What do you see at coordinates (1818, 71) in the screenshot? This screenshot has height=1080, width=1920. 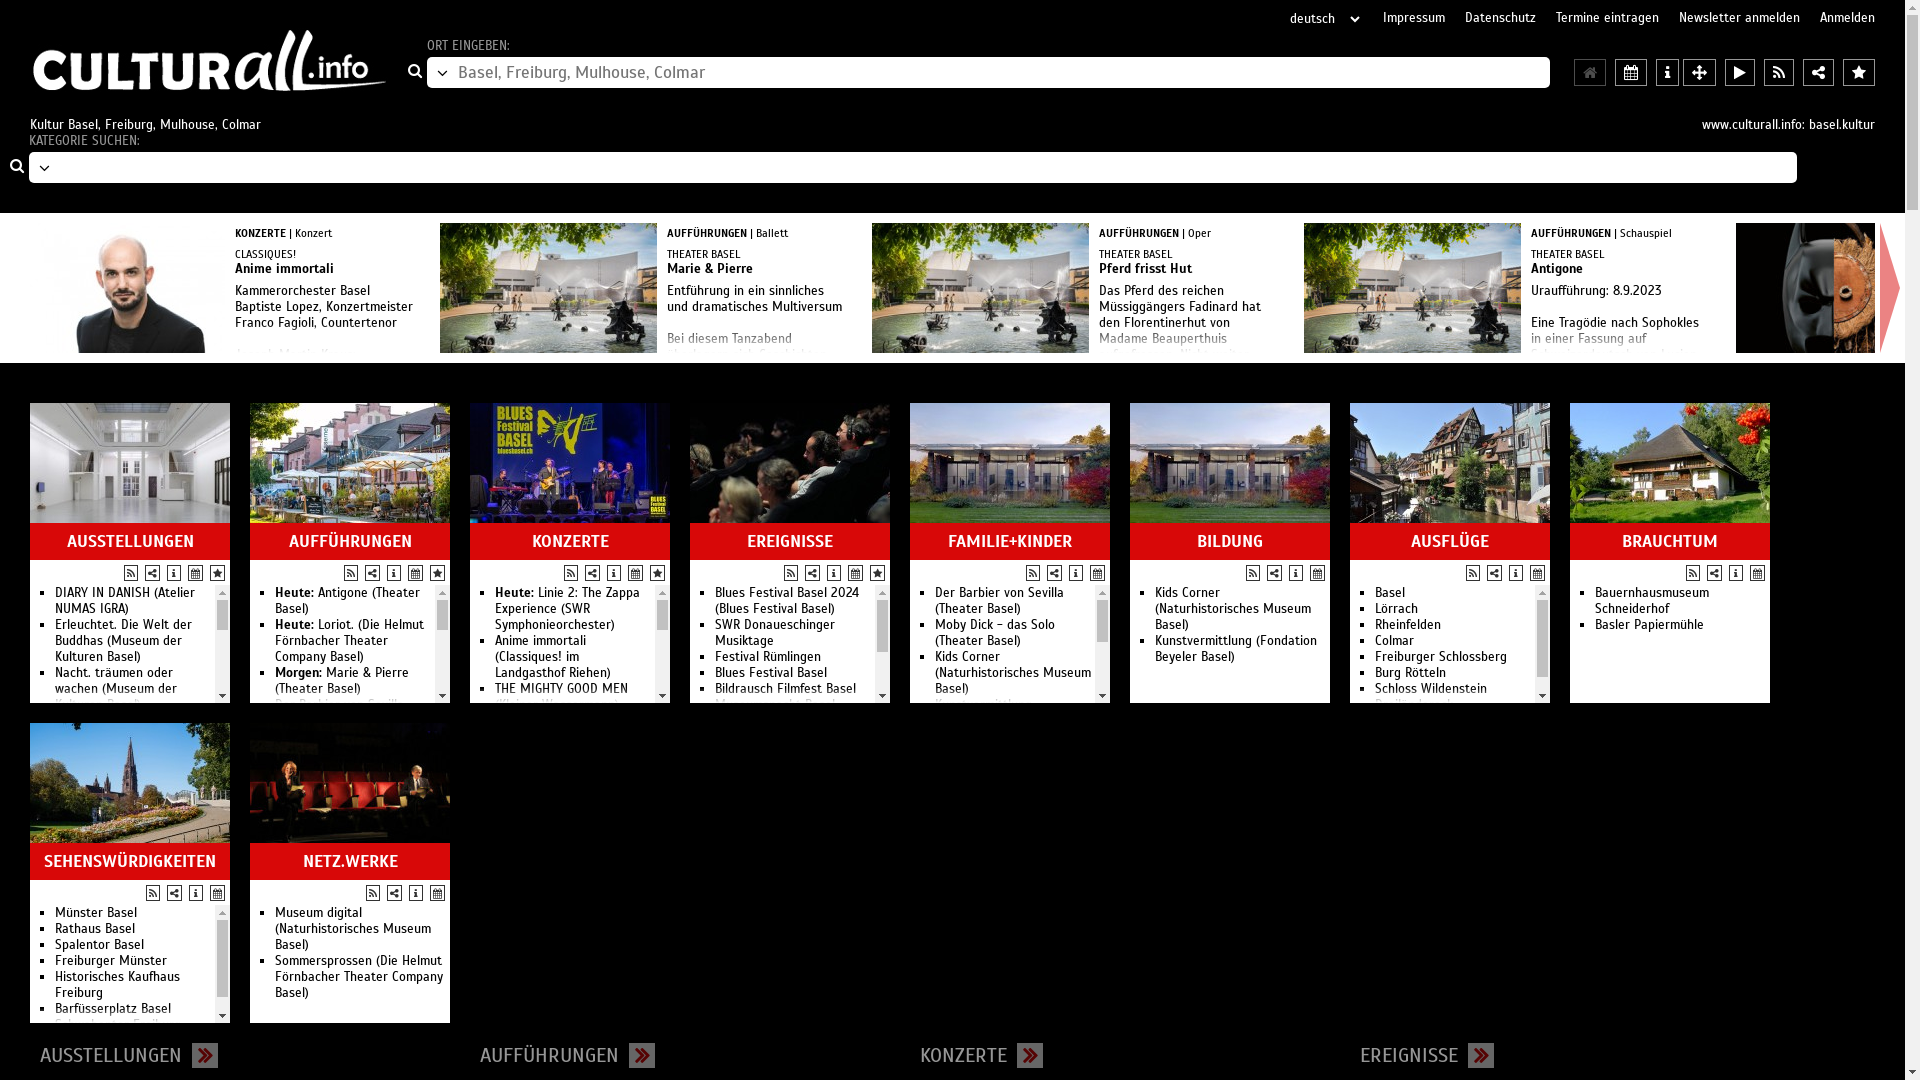 I see `'Region Basel, Freiburg, Mulhouse, Colmar teilen'` at bounding box center [1818, 71].